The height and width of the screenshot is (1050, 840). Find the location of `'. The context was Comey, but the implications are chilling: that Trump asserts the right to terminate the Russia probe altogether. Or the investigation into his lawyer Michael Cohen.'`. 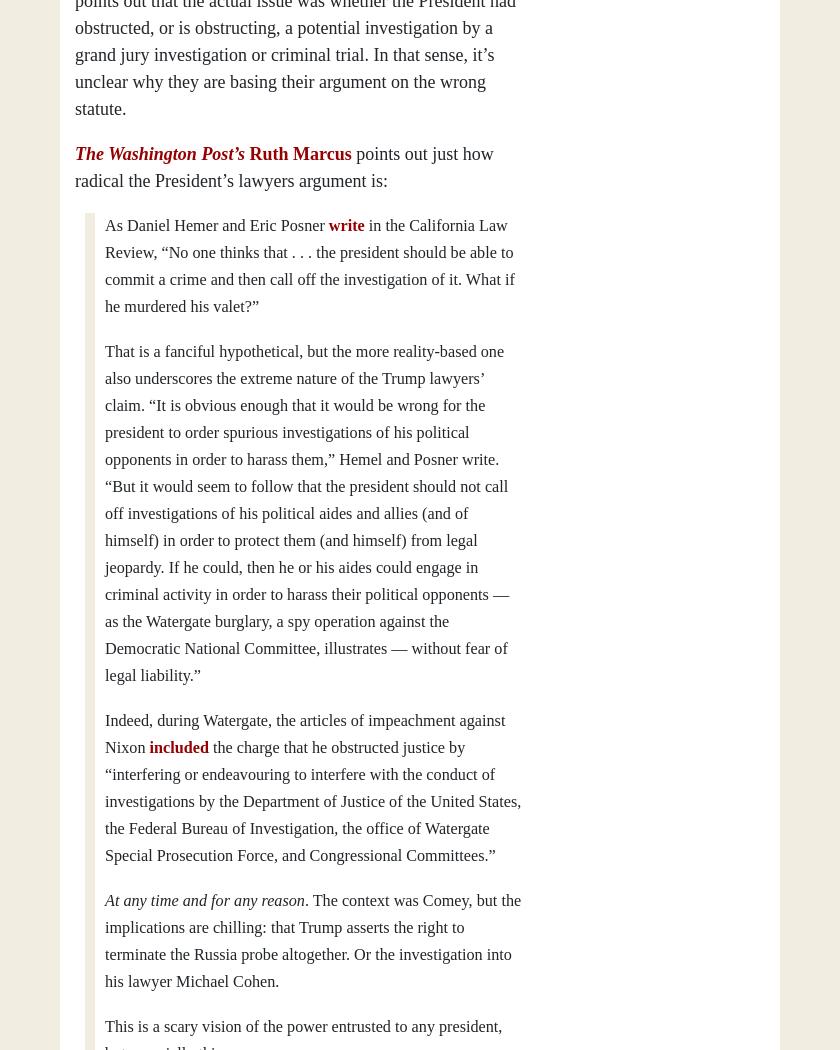

'. The context was Comey, but the implications are chilling: that Trump asserts the right to terminate the Russia probe altogether. Or the investigation into his lawyer Michael Cohen.' is located at coordinates (312, 940).